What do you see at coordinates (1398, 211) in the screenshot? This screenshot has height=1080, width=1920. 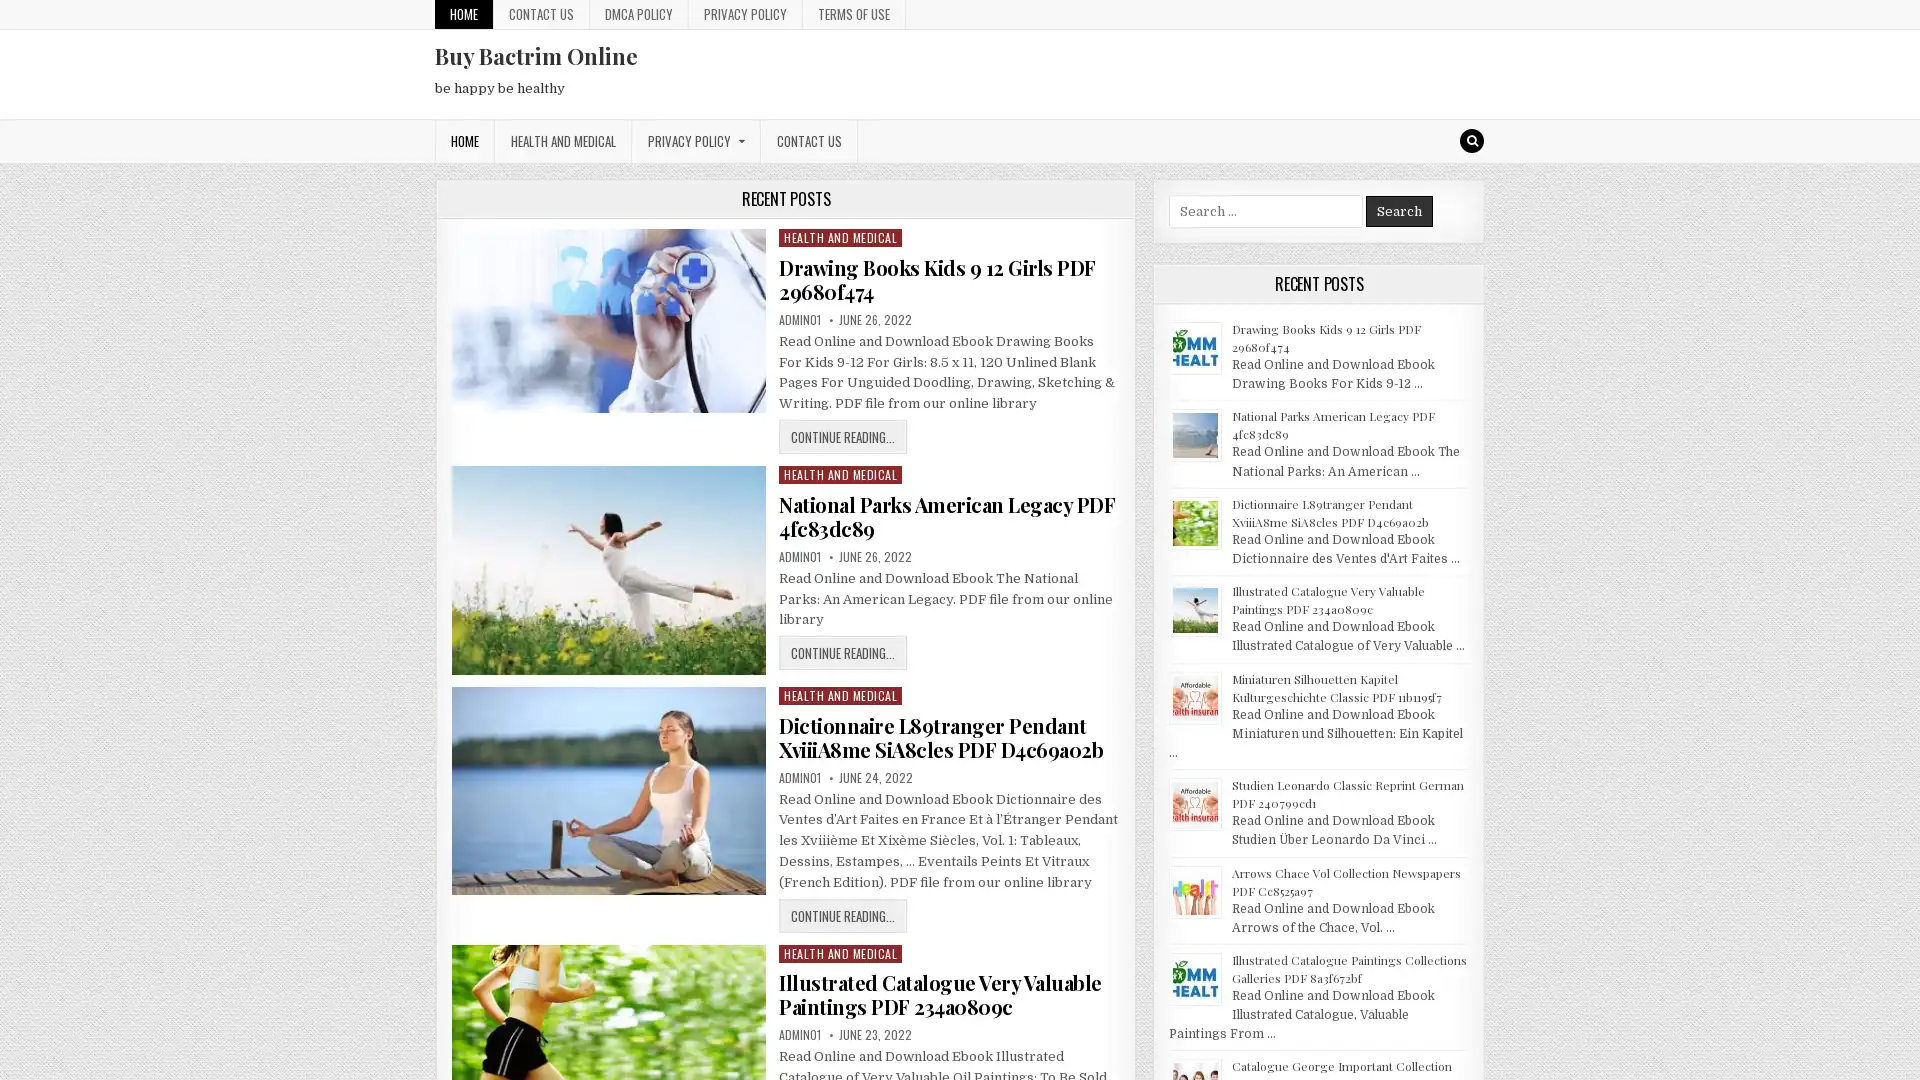 I see `Search` at bounding box center [1398, 211].